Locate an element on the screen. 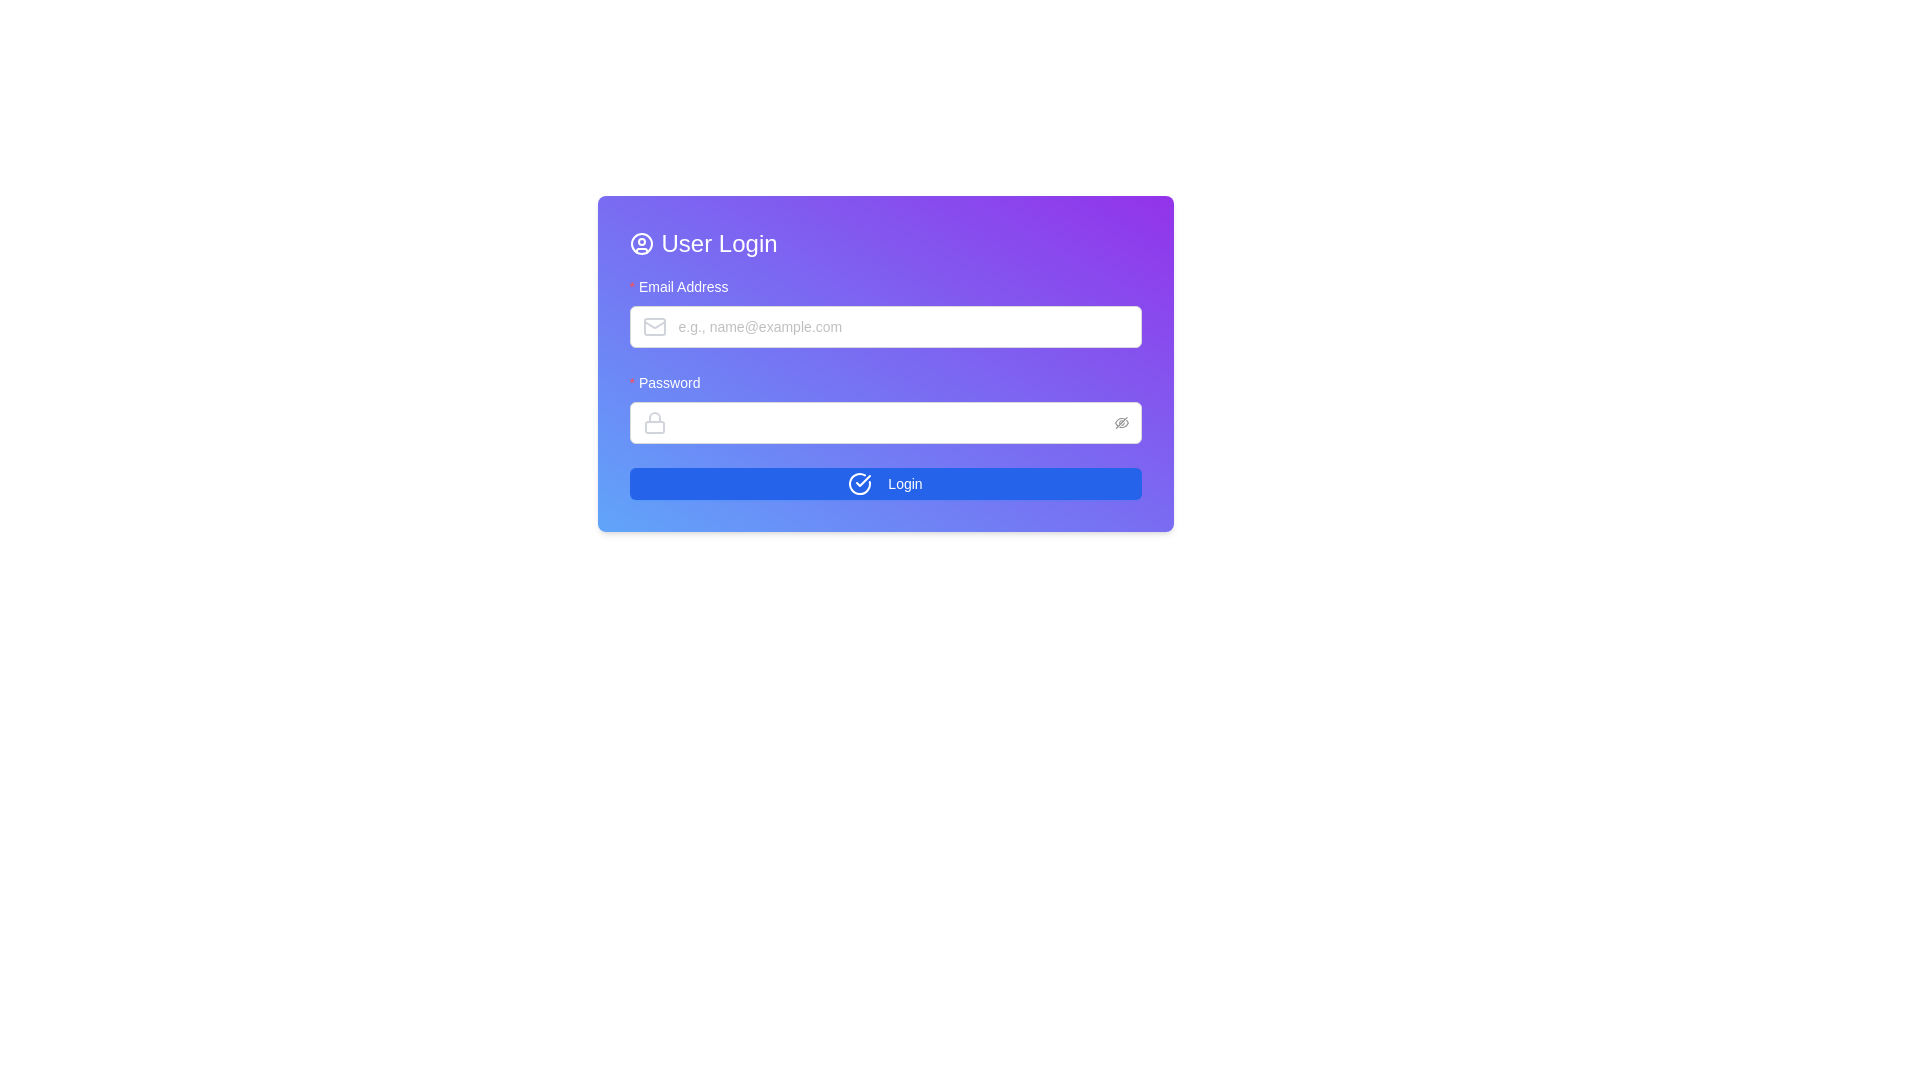 The height and width of the screenshot is (1080, 1920). the password visibility toggle icon located to the right of the password input field in the user login form is located at coordinates (1121, 421).